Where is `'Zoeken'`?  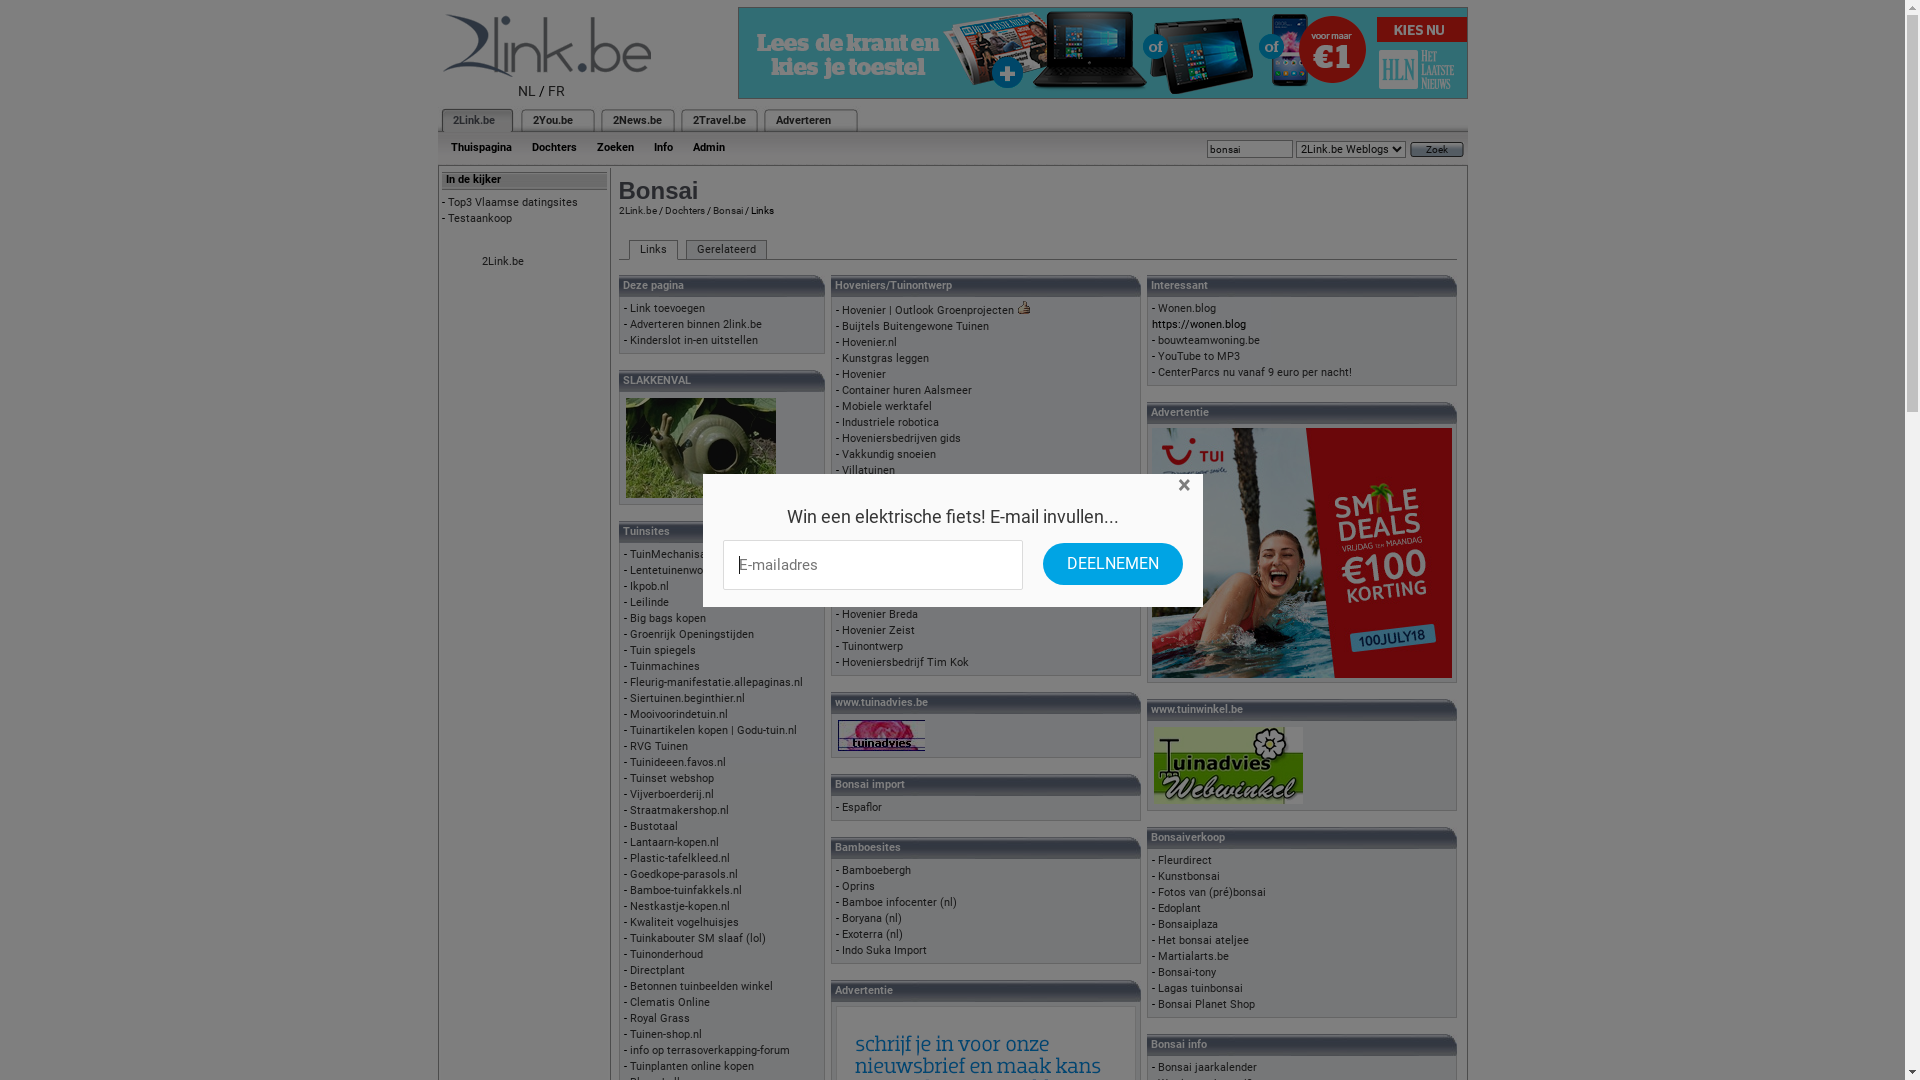
'Zoeken' is located at coordinates (613, 146).